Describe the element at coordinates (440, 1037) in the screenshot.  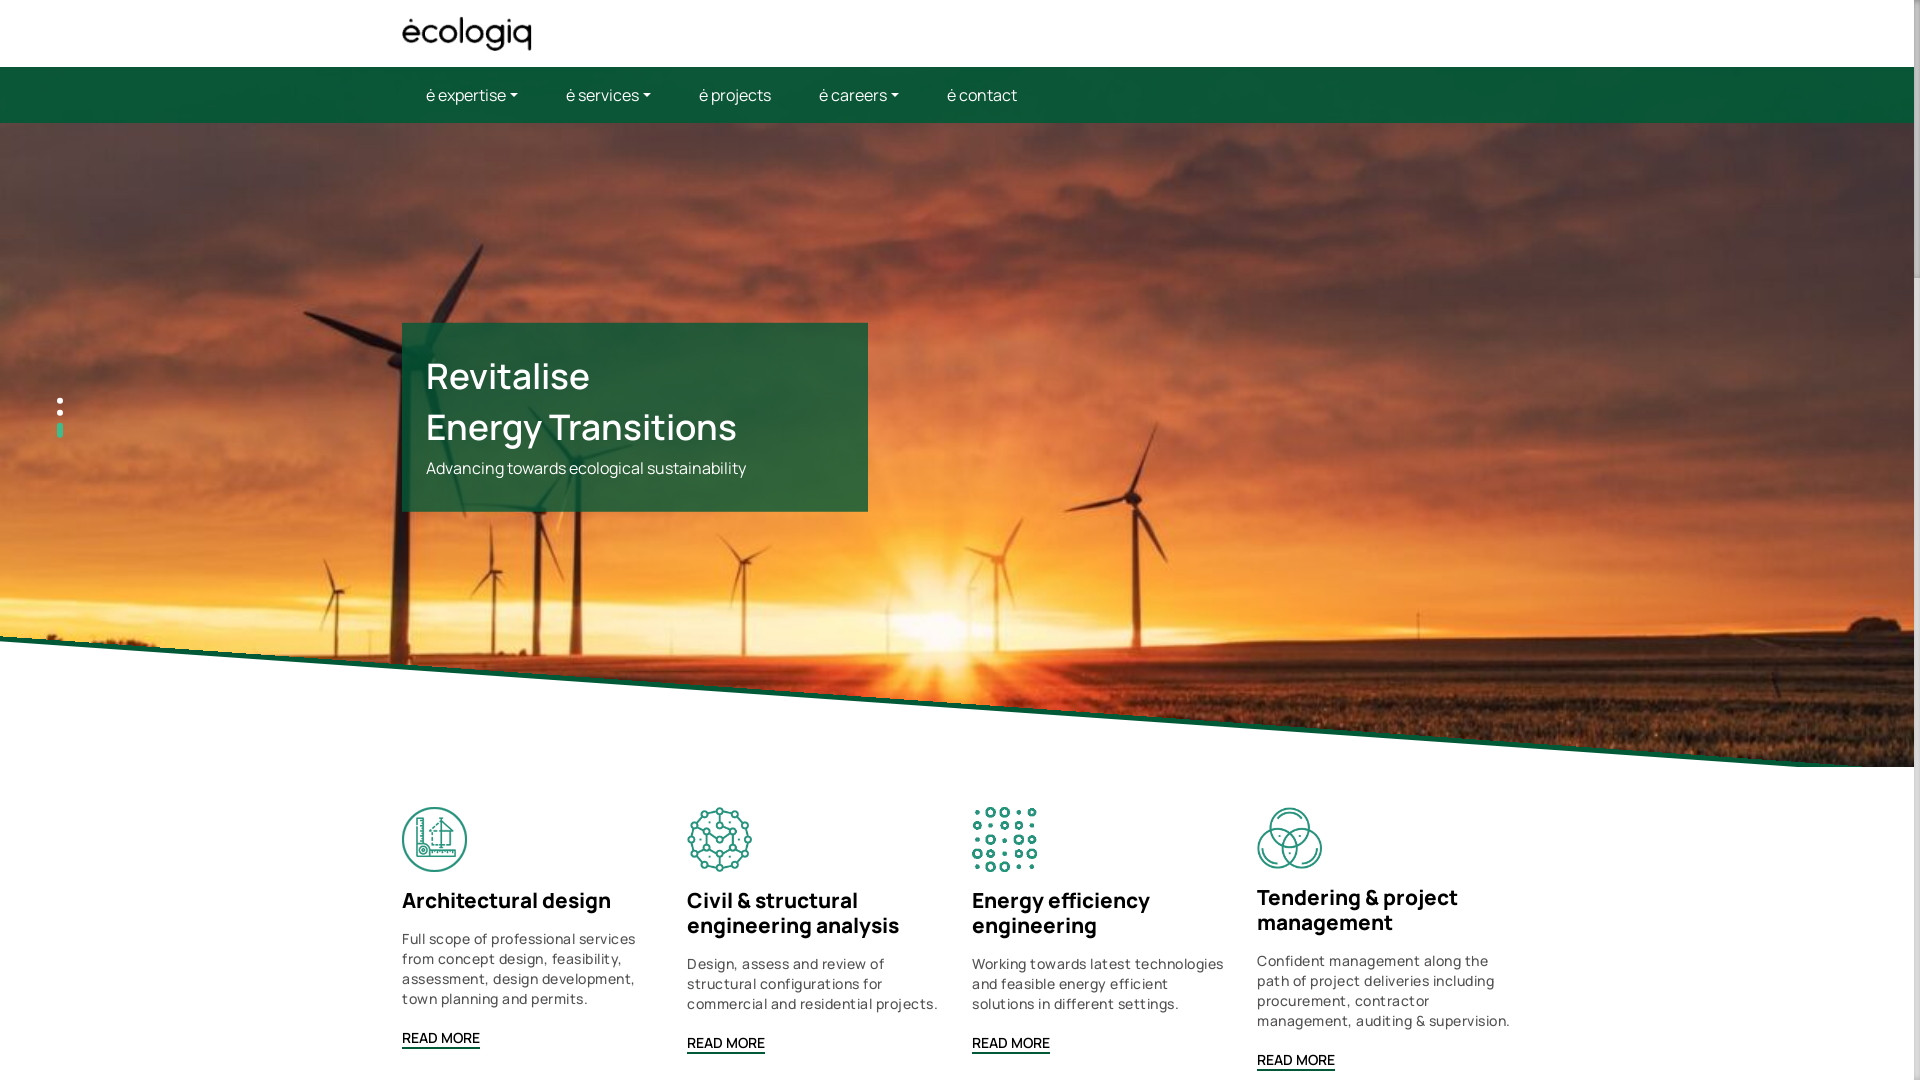
I see `'READ MORE'` at that location.